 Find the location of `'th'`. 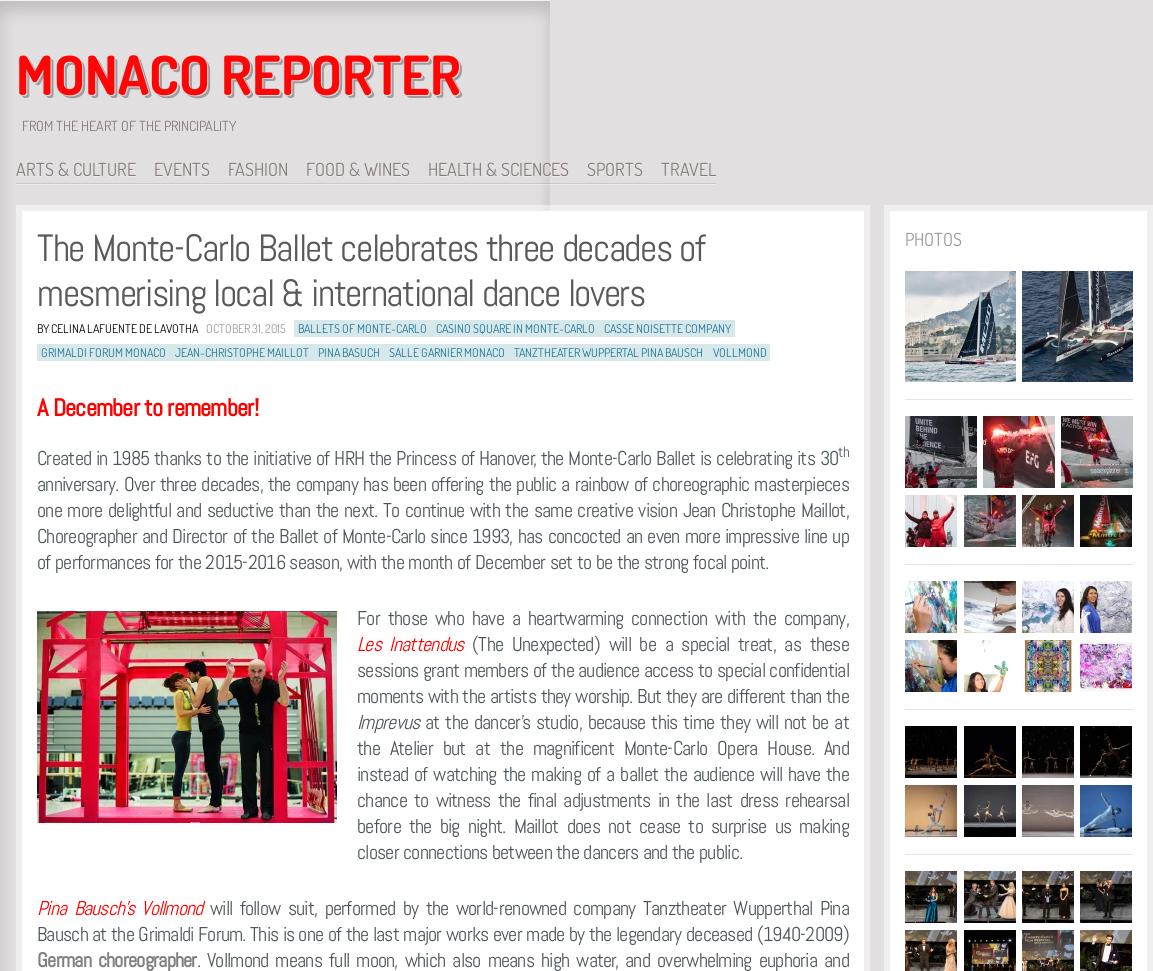

'th' is located at coordinates (843, 451).